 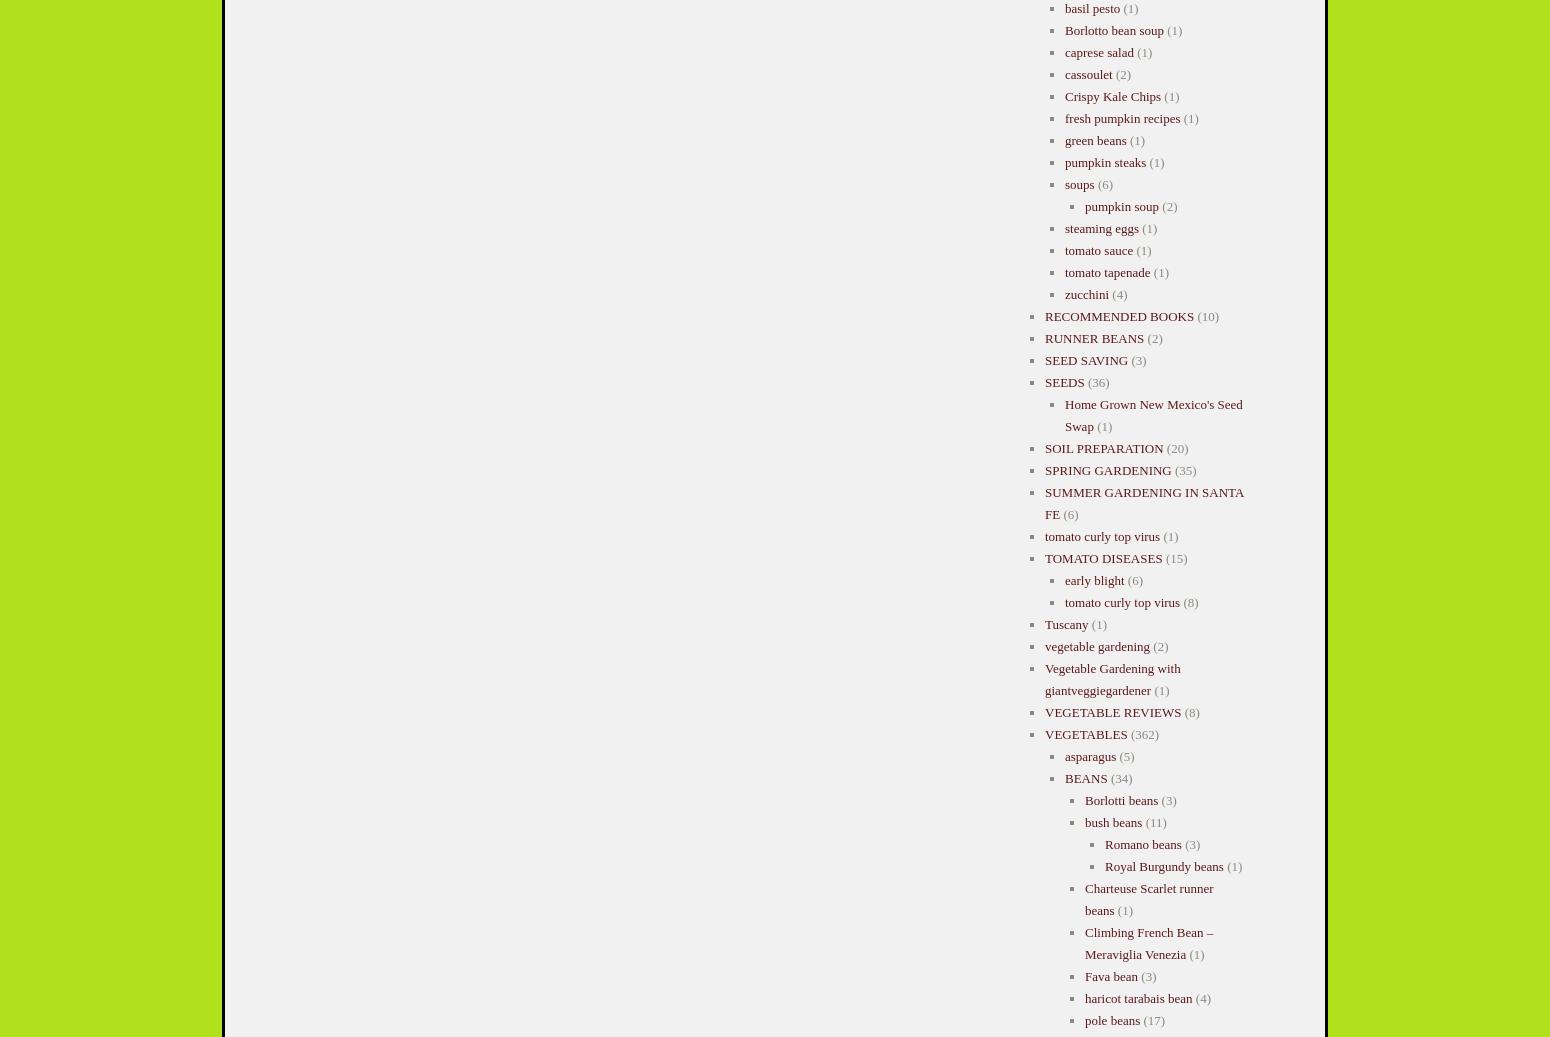 I want to click on 'RUNNER BEANS', so click(x=1093, y=337).